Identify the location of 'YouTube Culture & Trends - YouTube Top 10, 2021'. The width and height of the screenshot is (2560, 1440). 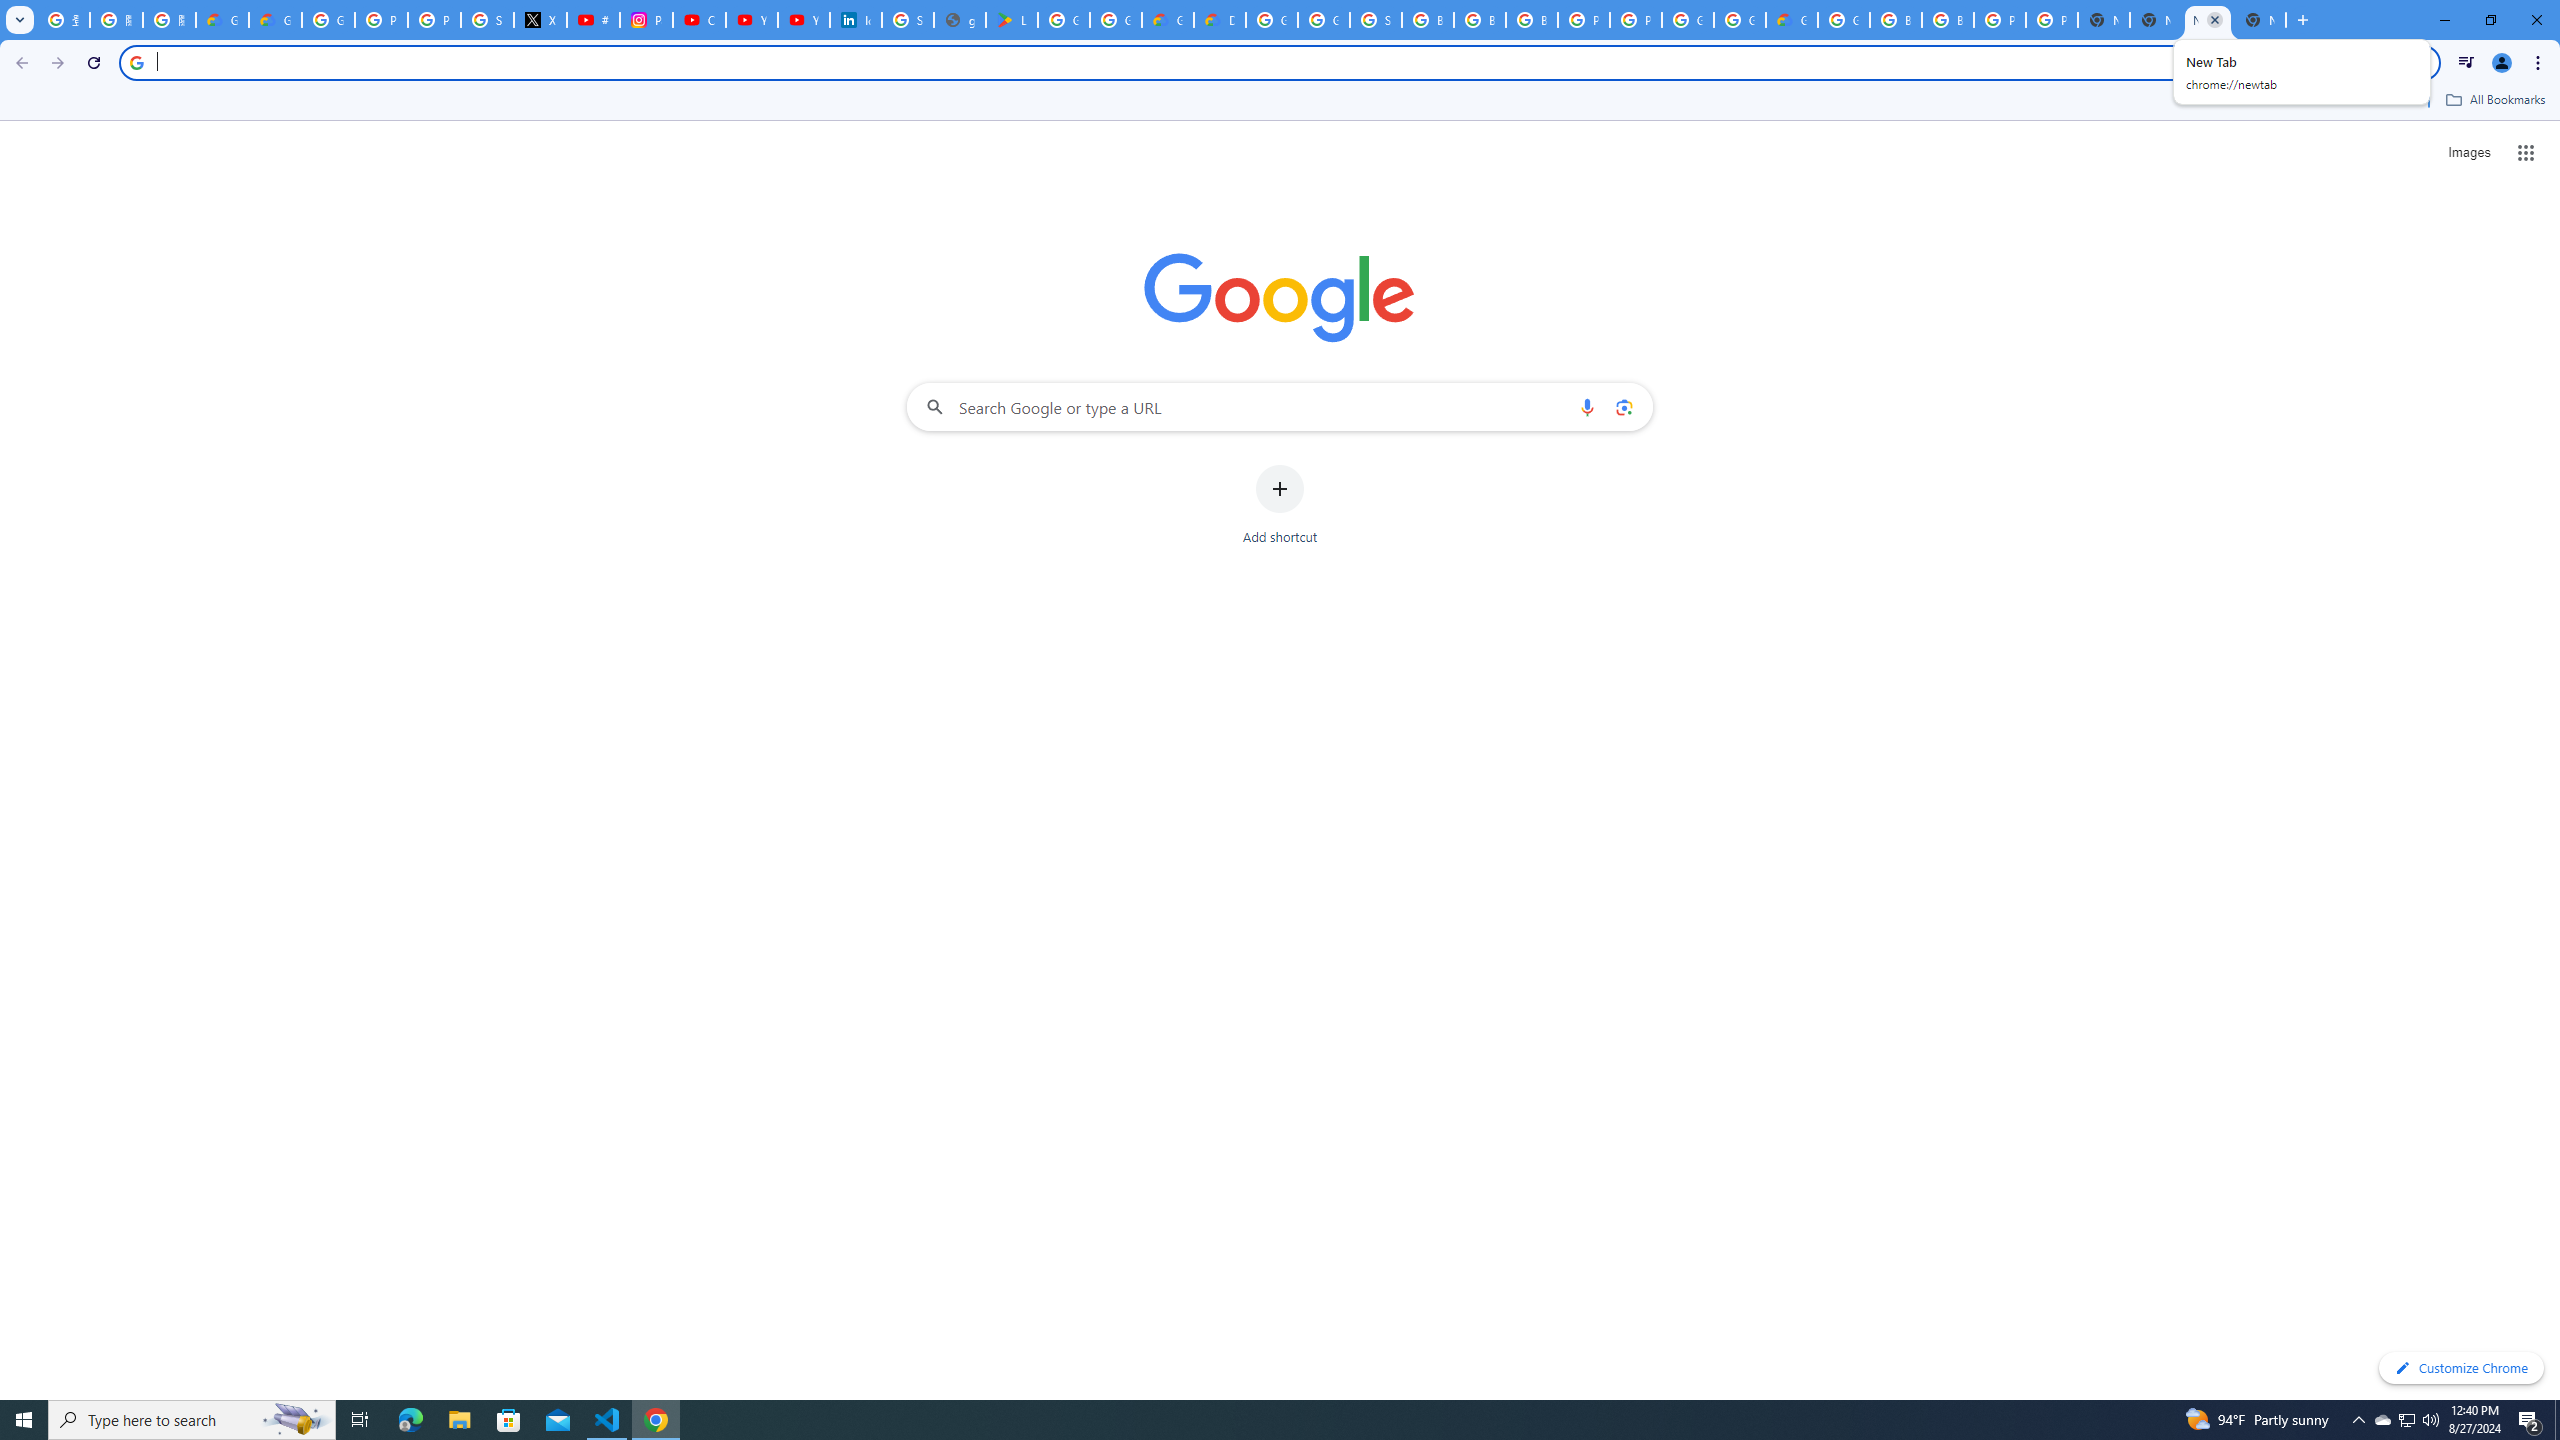
(803, 19).